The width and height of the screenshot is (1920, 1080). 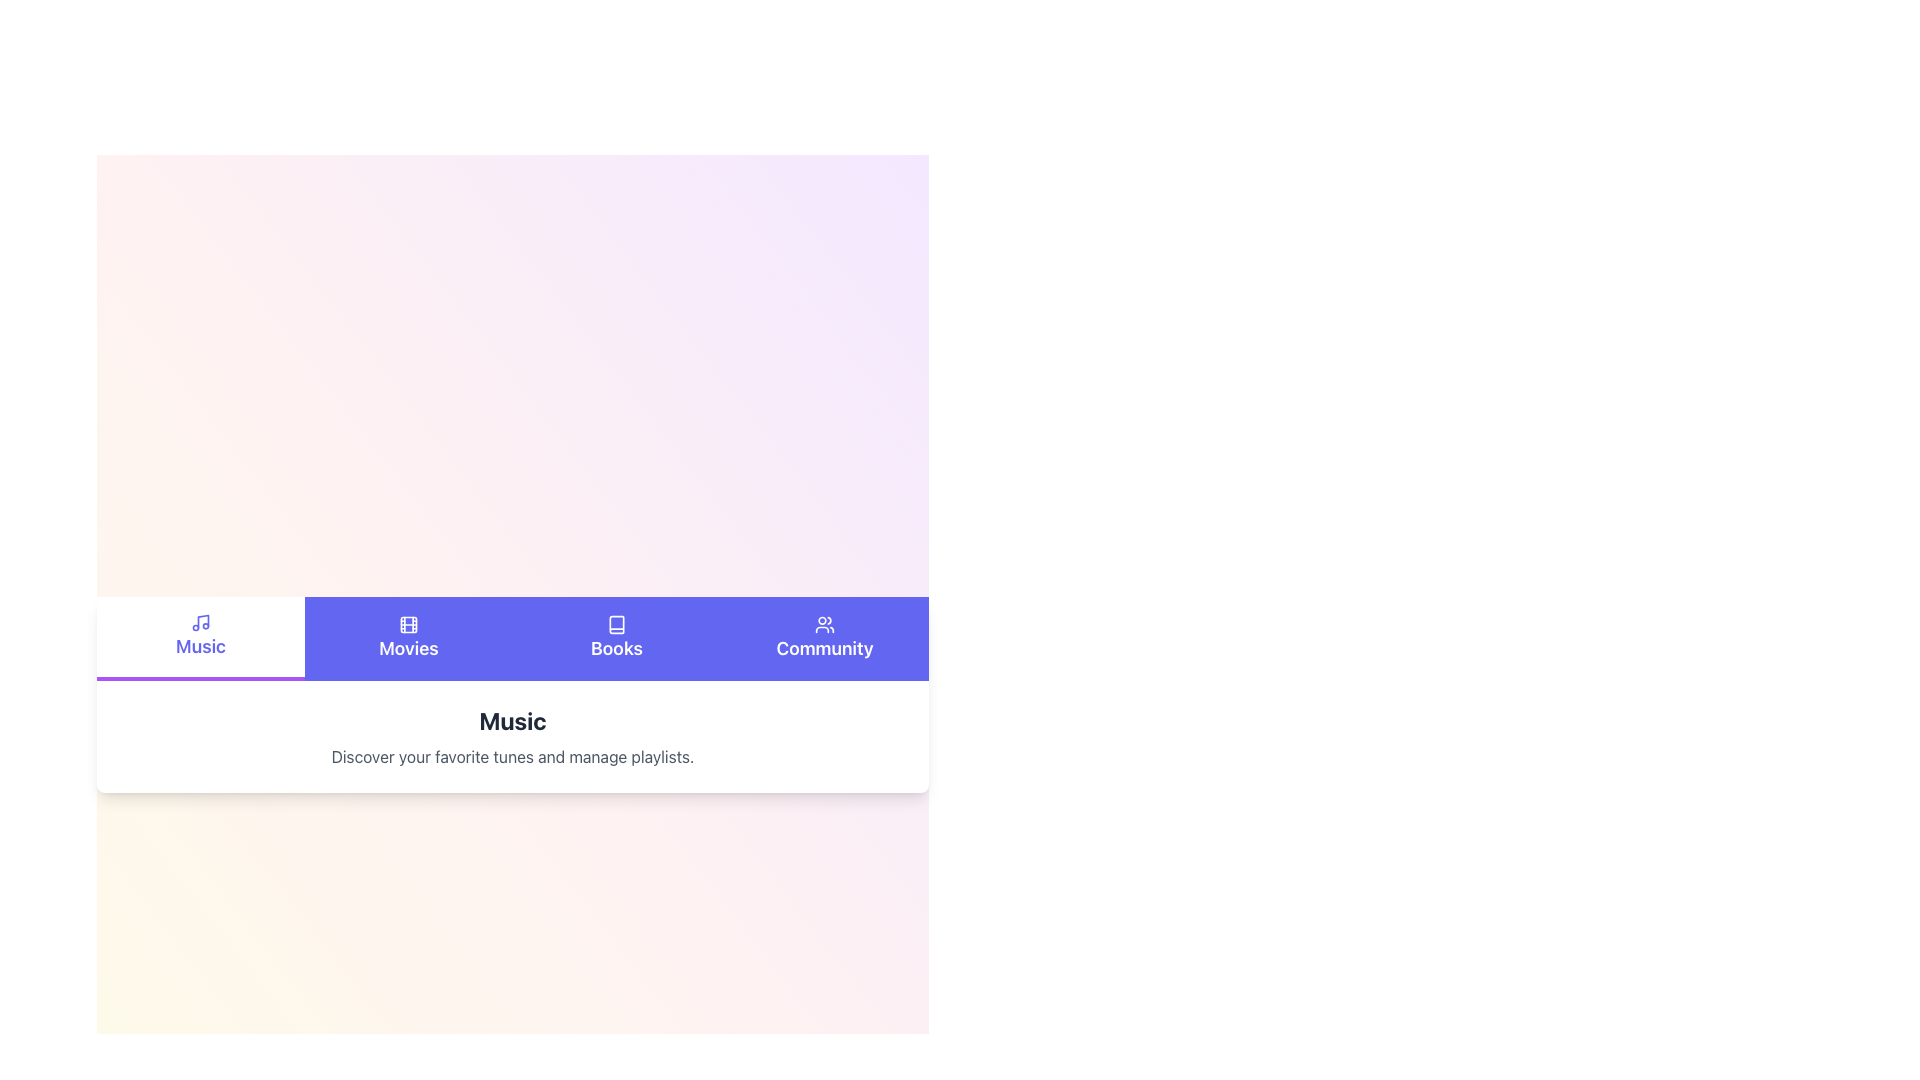 I want to click on the music icon represented by a note symbol in the navigation panel, so click(x=201, y=622).